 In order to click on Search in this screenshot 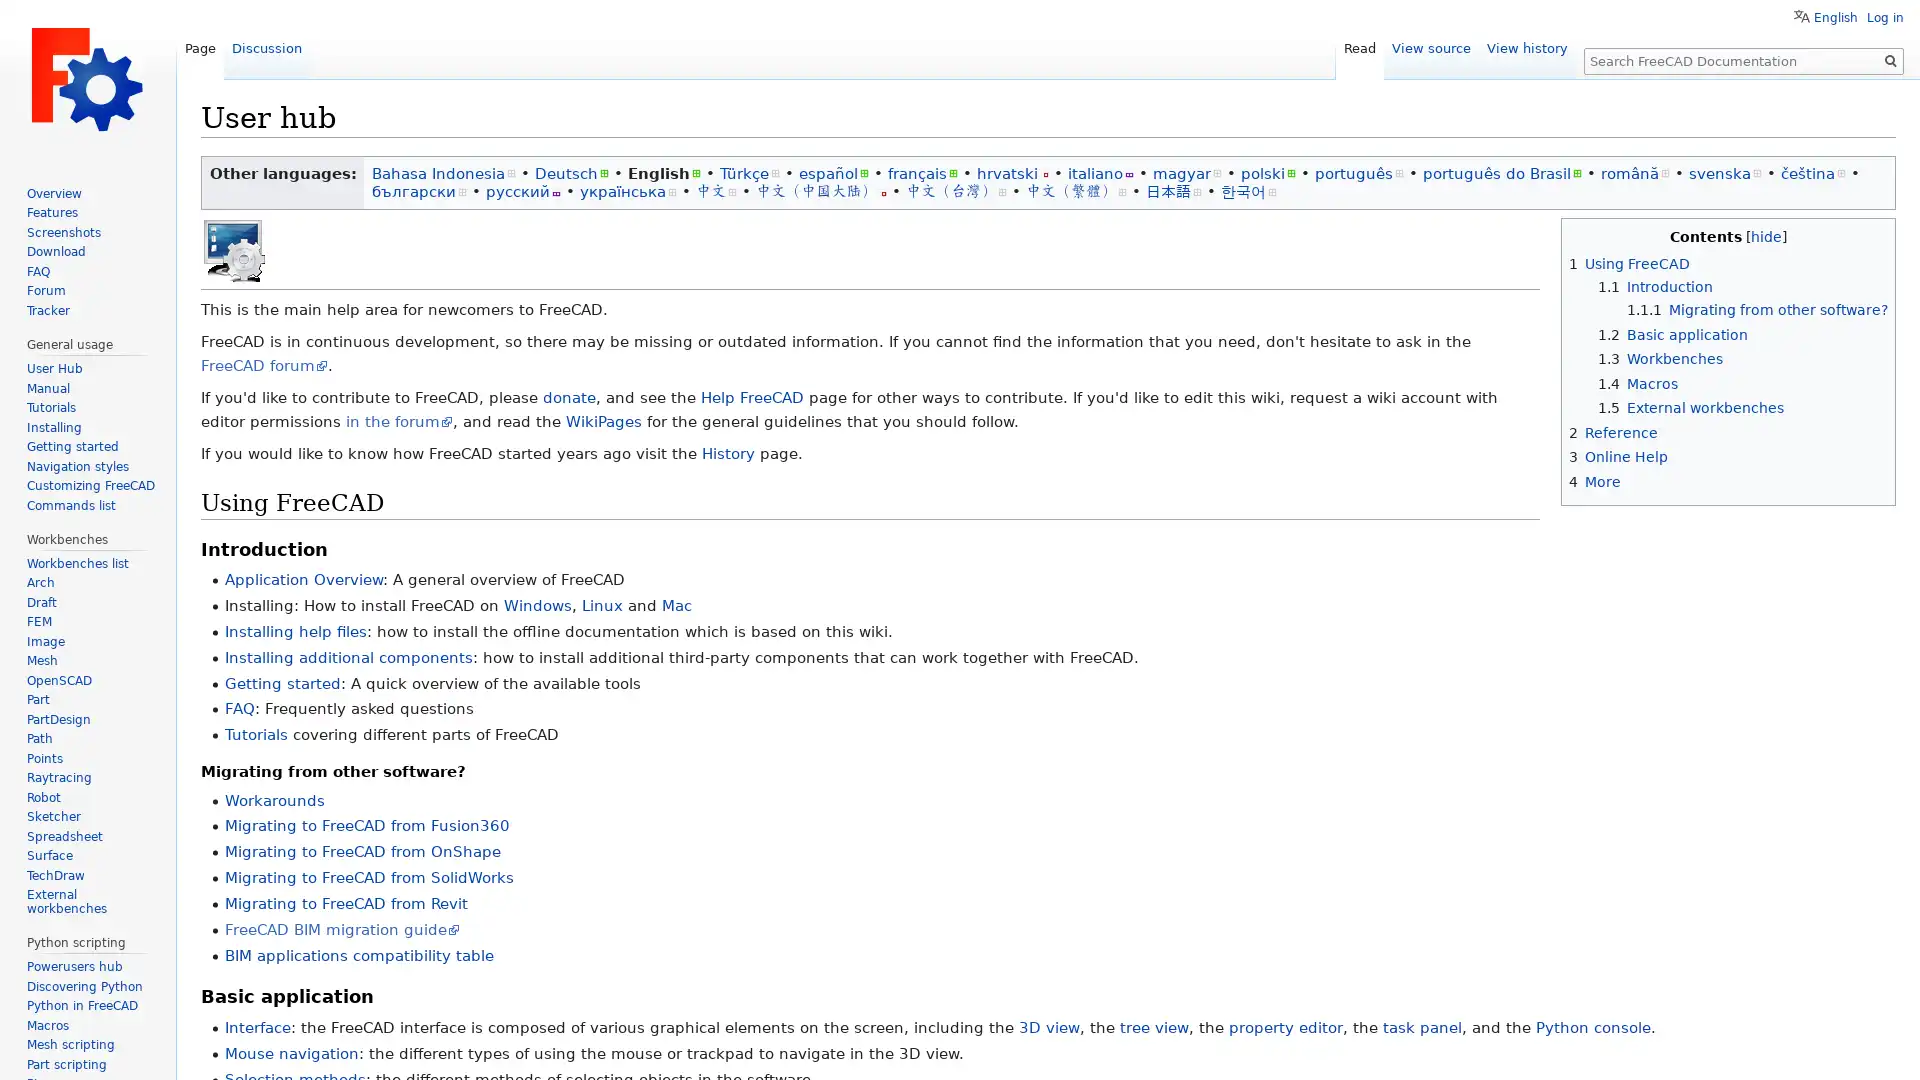, I will do `click(1890, 60)`.